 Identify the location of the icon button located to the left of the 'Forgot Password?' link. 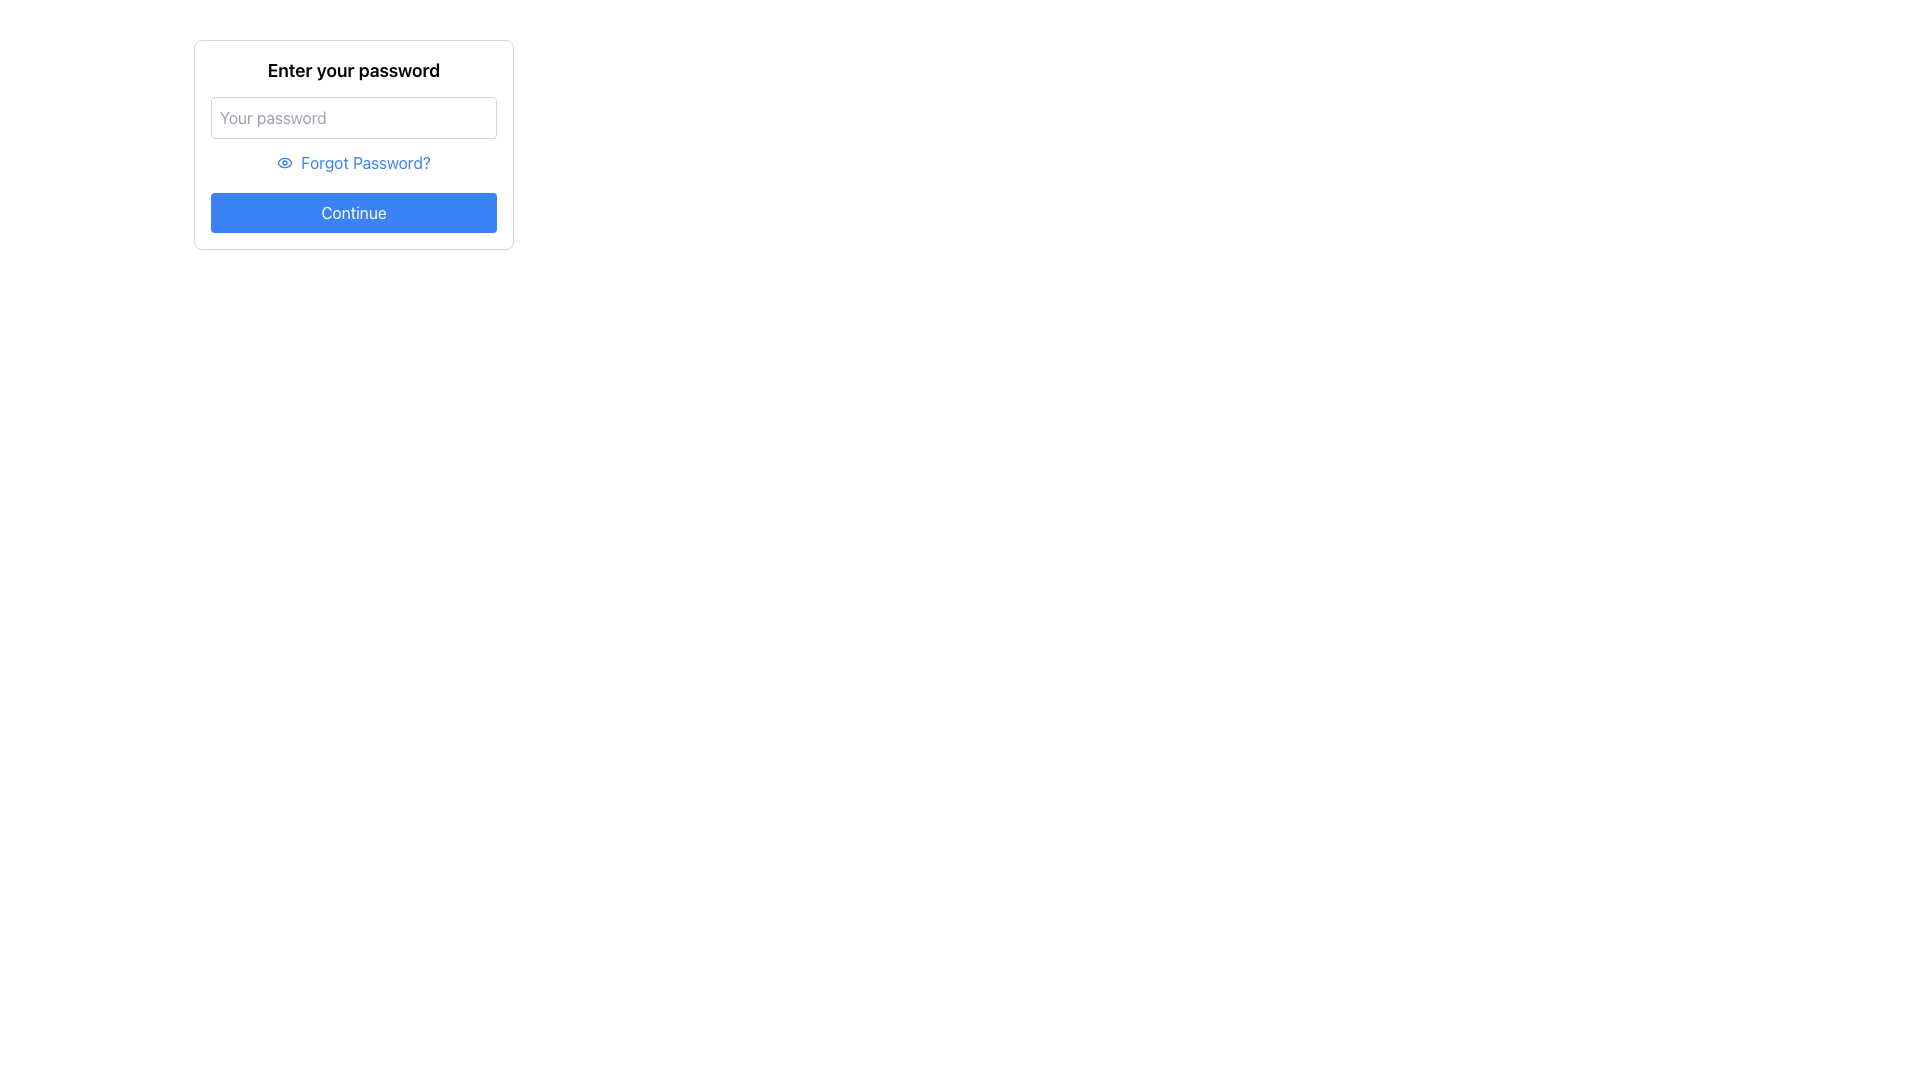
(284, 161).